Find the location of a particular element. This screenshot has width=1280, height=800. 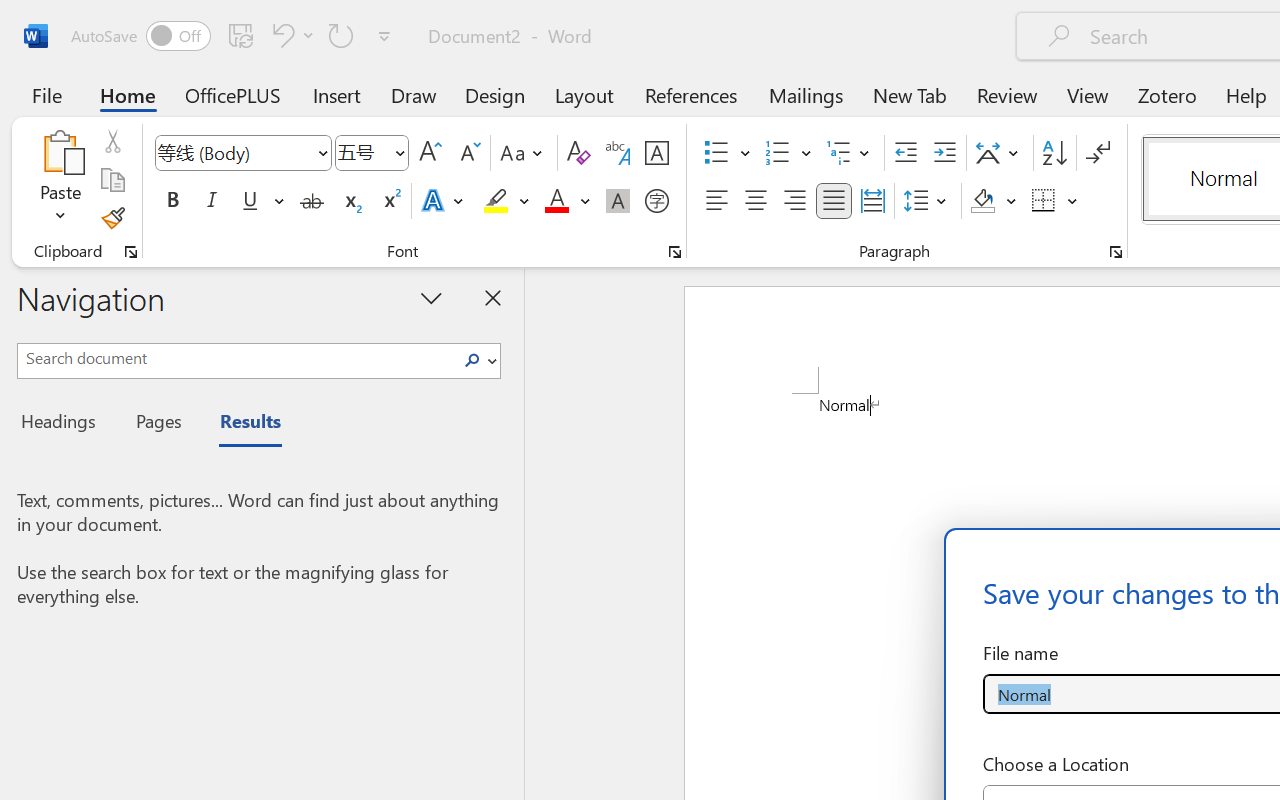

'Borders' is located at coordinates (1043, 201).